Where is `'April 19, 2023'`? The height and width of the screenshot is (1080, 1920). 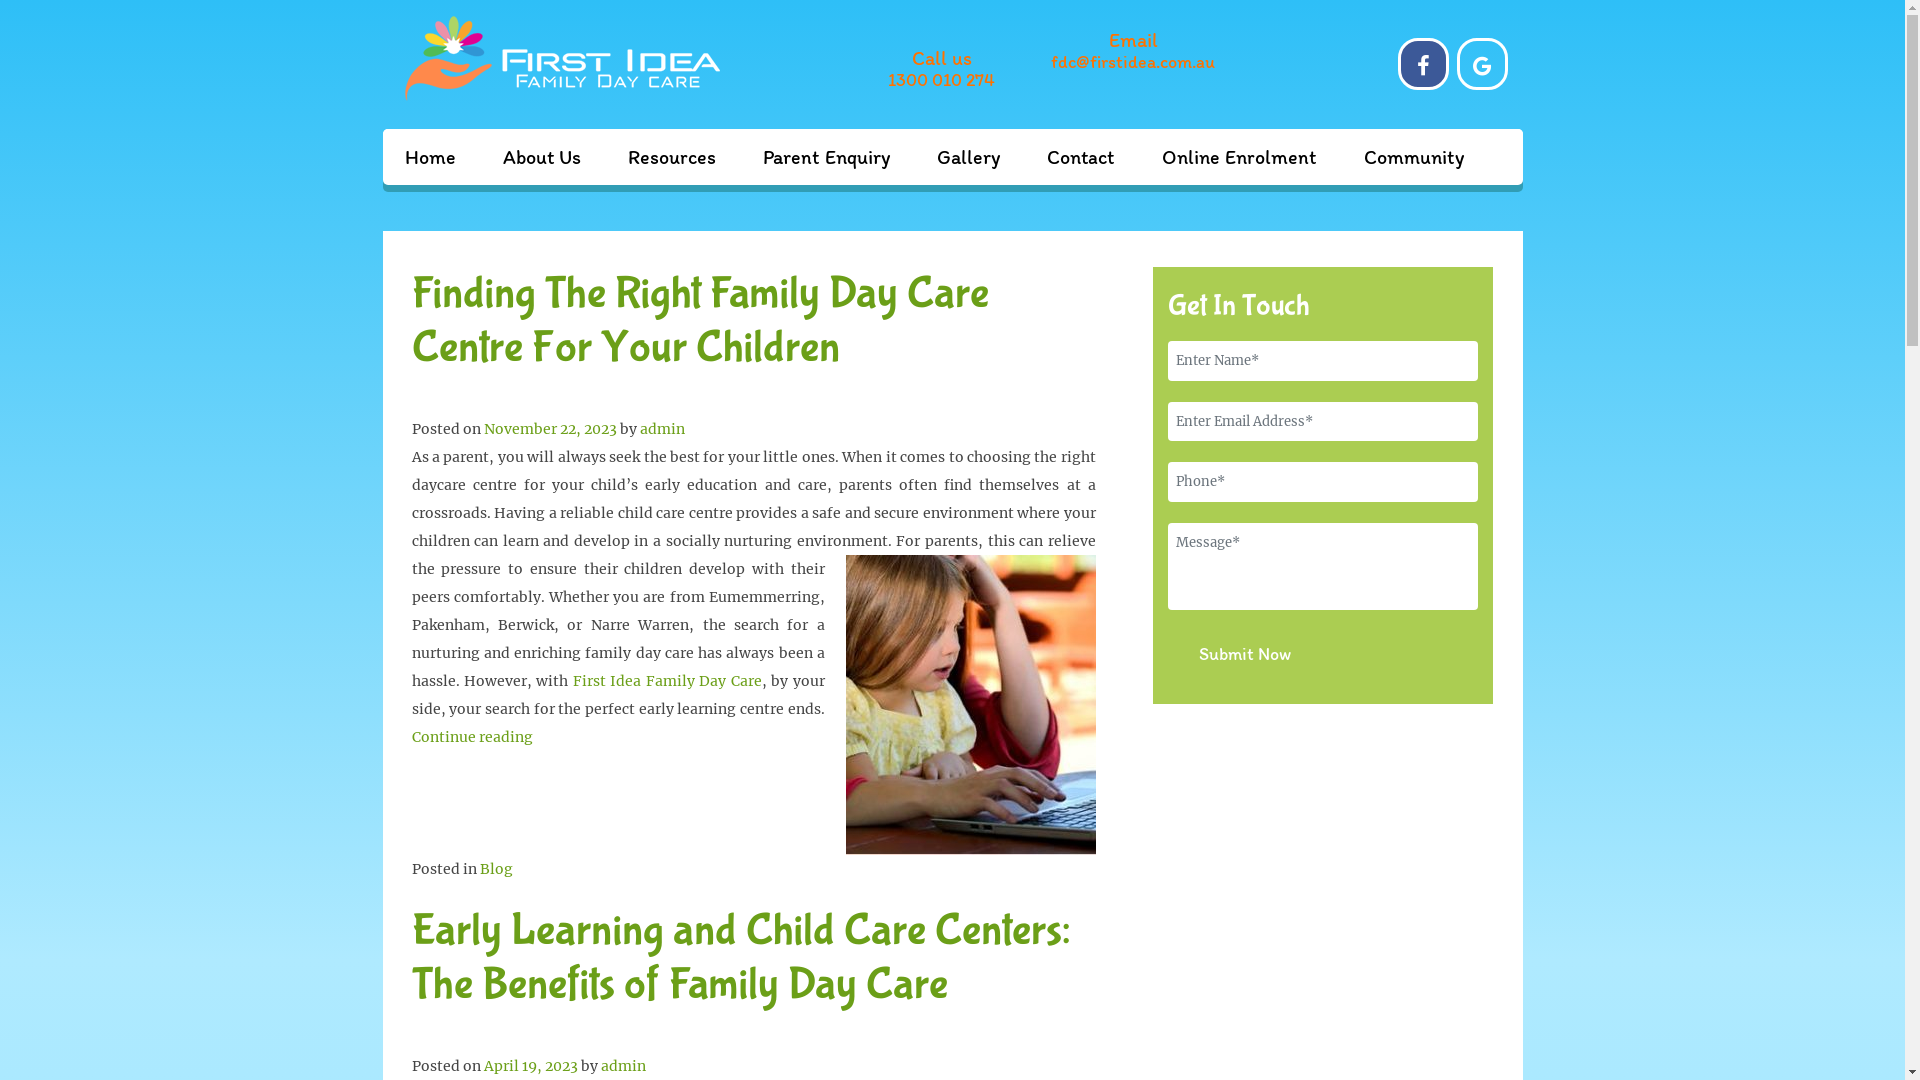 'April 19, 2023' is located at coordinates (531, 1064).